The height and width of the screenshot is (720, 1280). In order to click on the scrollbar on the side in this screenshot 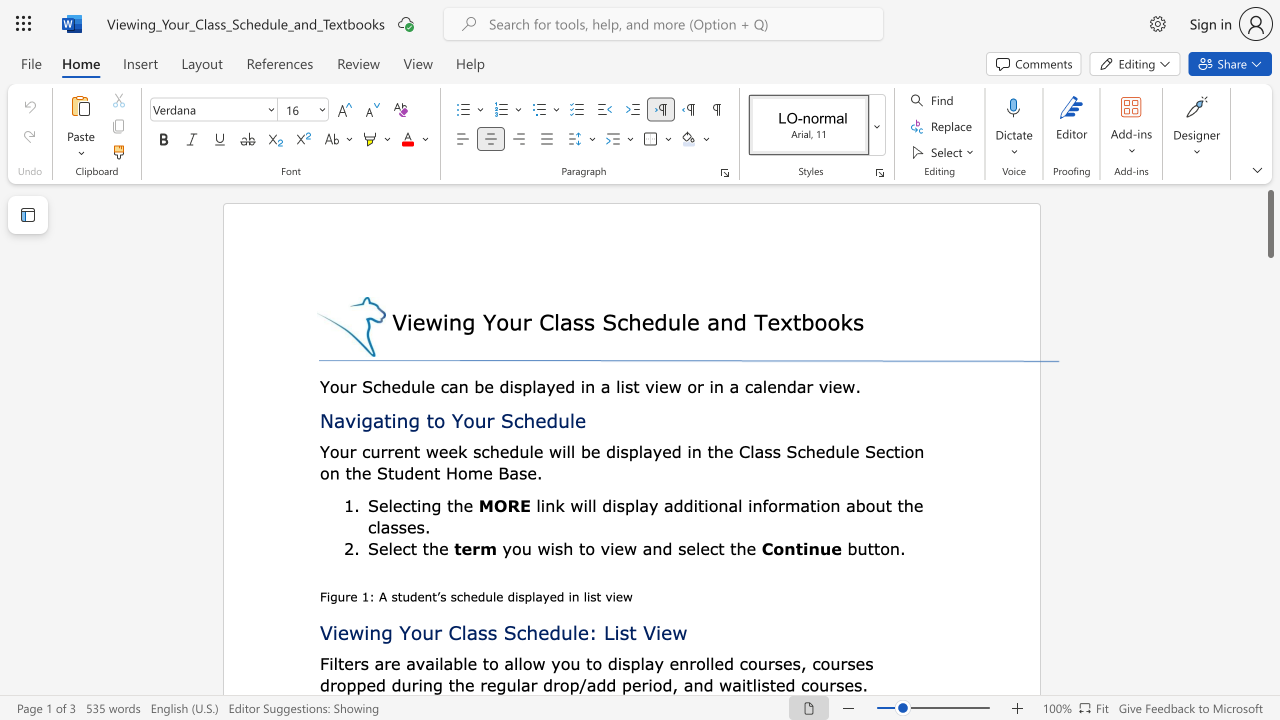, I will do `click(1269, 300)`.